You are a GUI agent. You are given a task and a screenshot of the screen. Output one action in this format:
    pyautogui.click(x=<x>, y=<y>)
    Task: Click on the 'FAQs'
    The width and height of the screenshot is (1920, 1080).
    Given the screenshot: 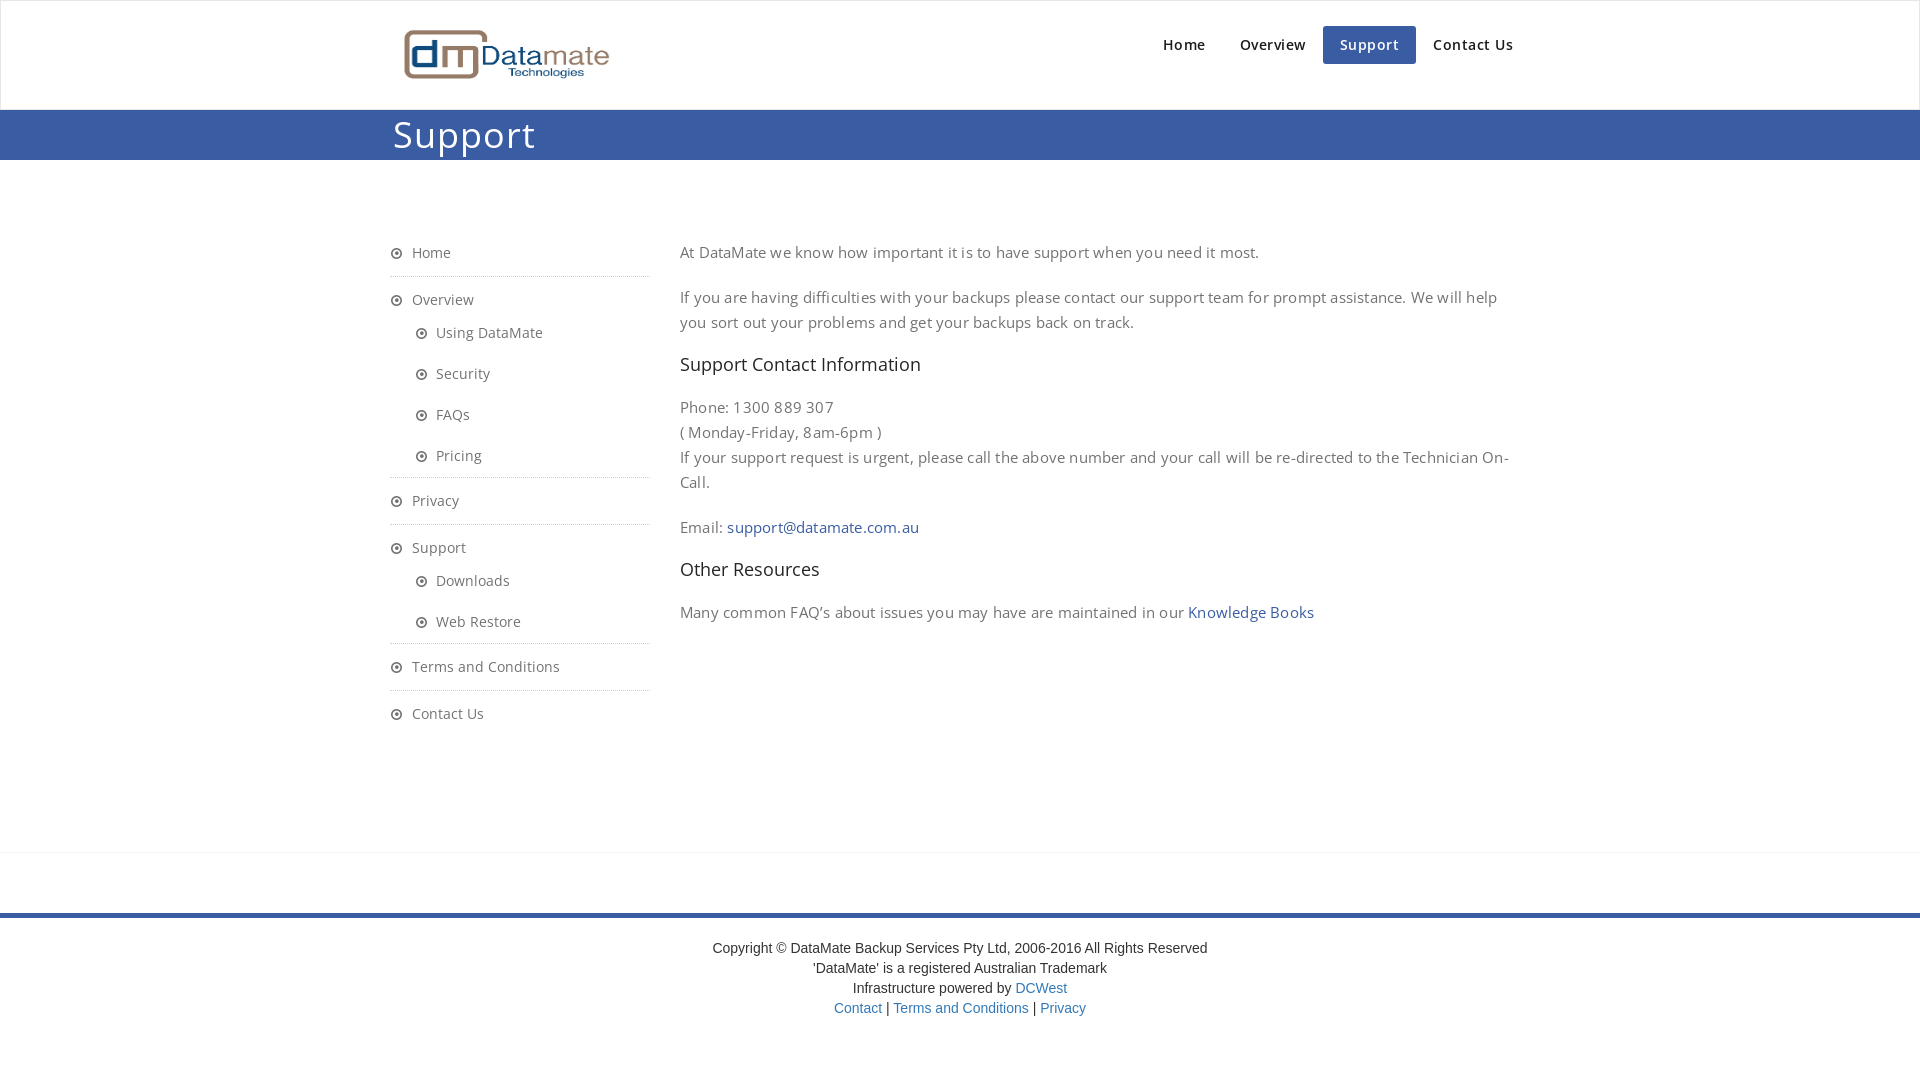 What is the action you would take?
    pyautogui.click(x=441, y=413)
    